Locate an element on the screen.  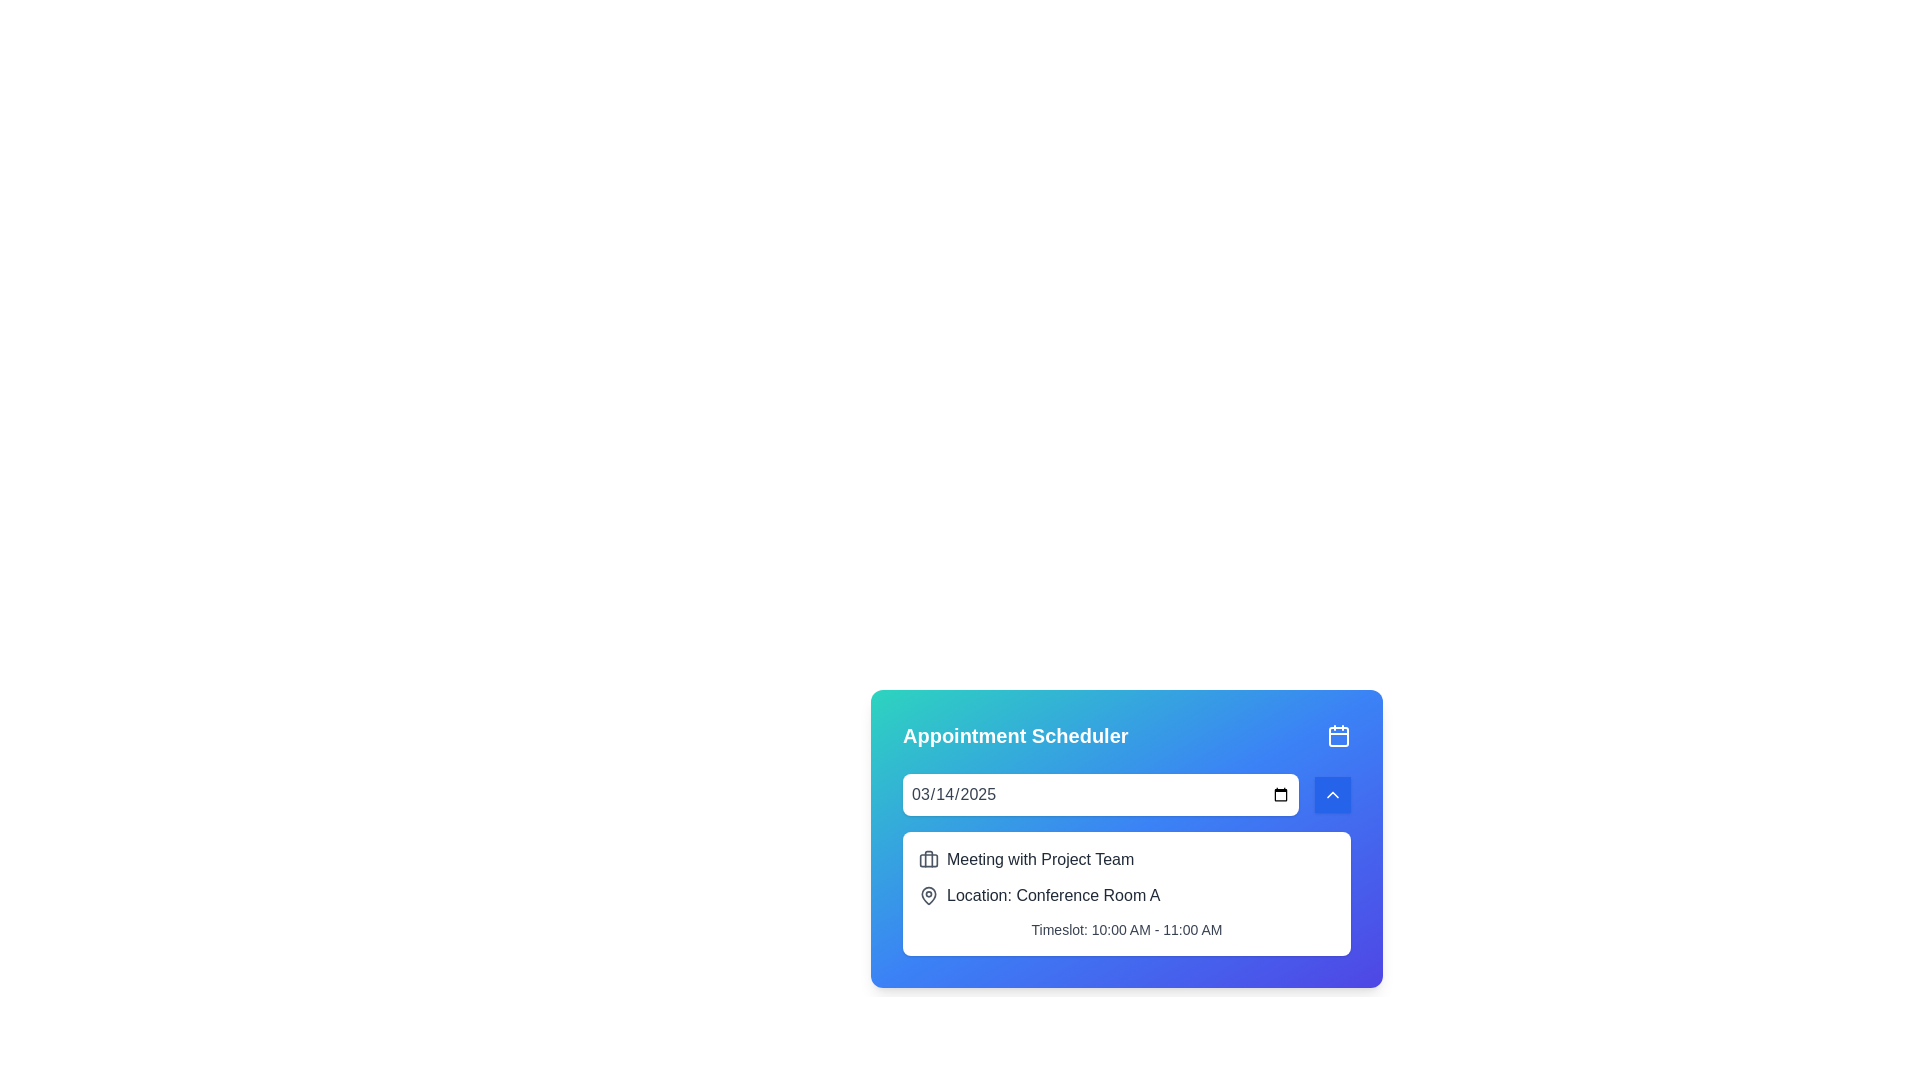
text from the label that says 'Meeting with Project Team', which is styled in gray font and is located next to a briefcase icon is located at coordinates (1127, 859).